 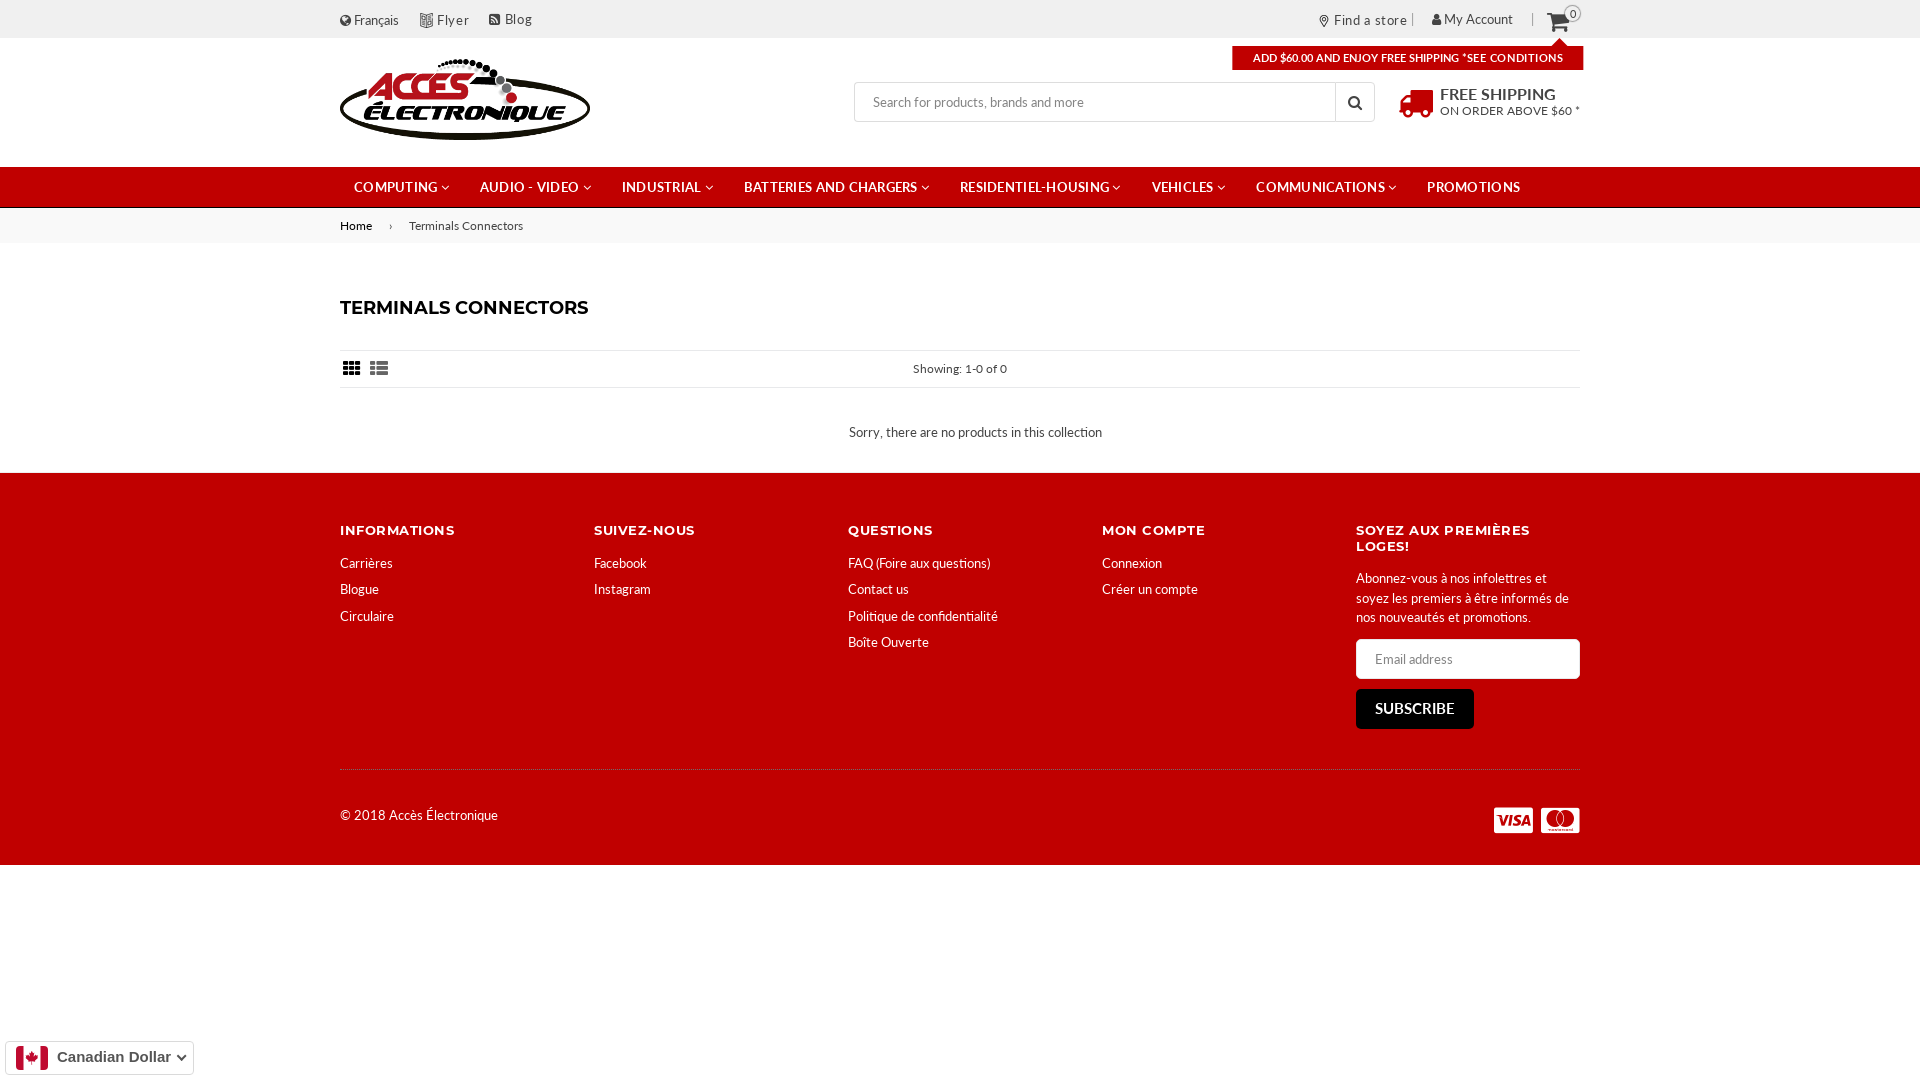 I want to click on 'SUBSCRIBE', so click(x=1414, y=708).